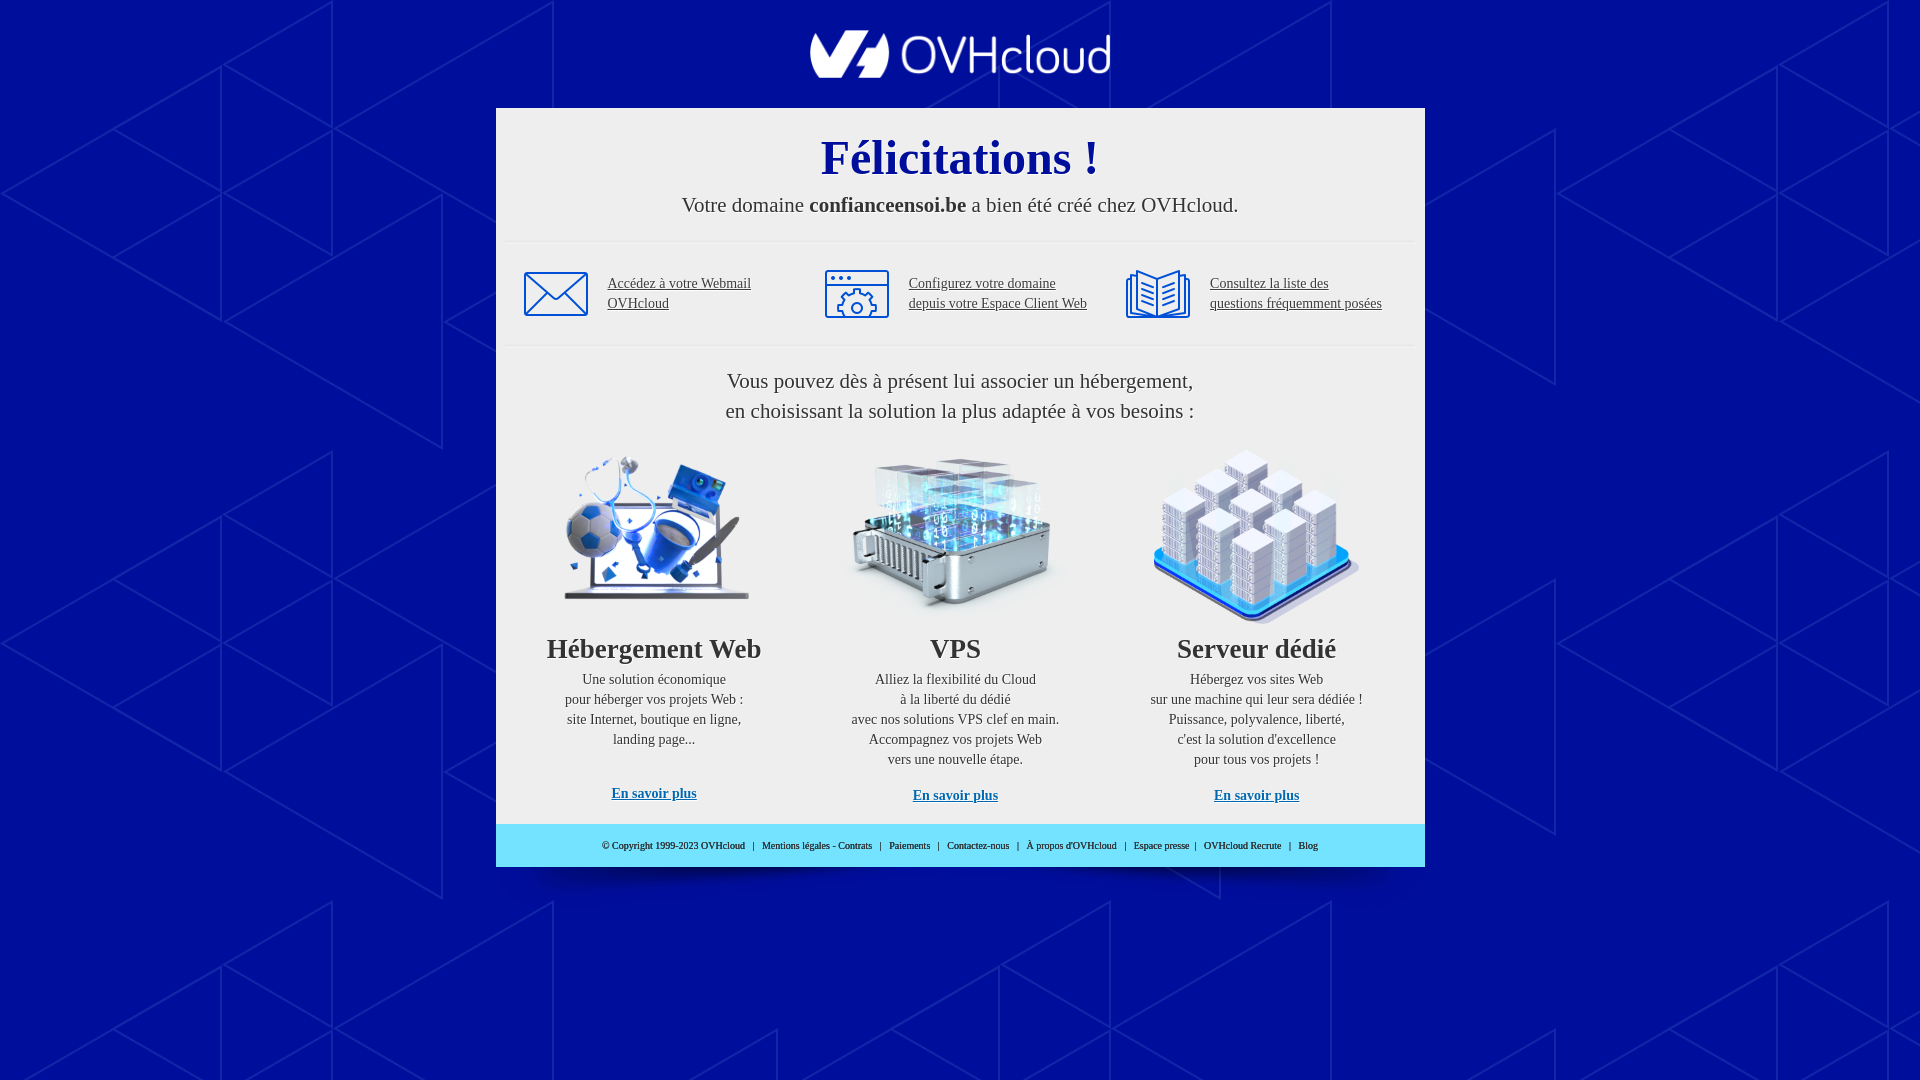 This screenshot has height=1080, width=1920. Describe the element at coordinates (998, 293) in the screenshot. I see `'Configurez votre domaine` at that location.